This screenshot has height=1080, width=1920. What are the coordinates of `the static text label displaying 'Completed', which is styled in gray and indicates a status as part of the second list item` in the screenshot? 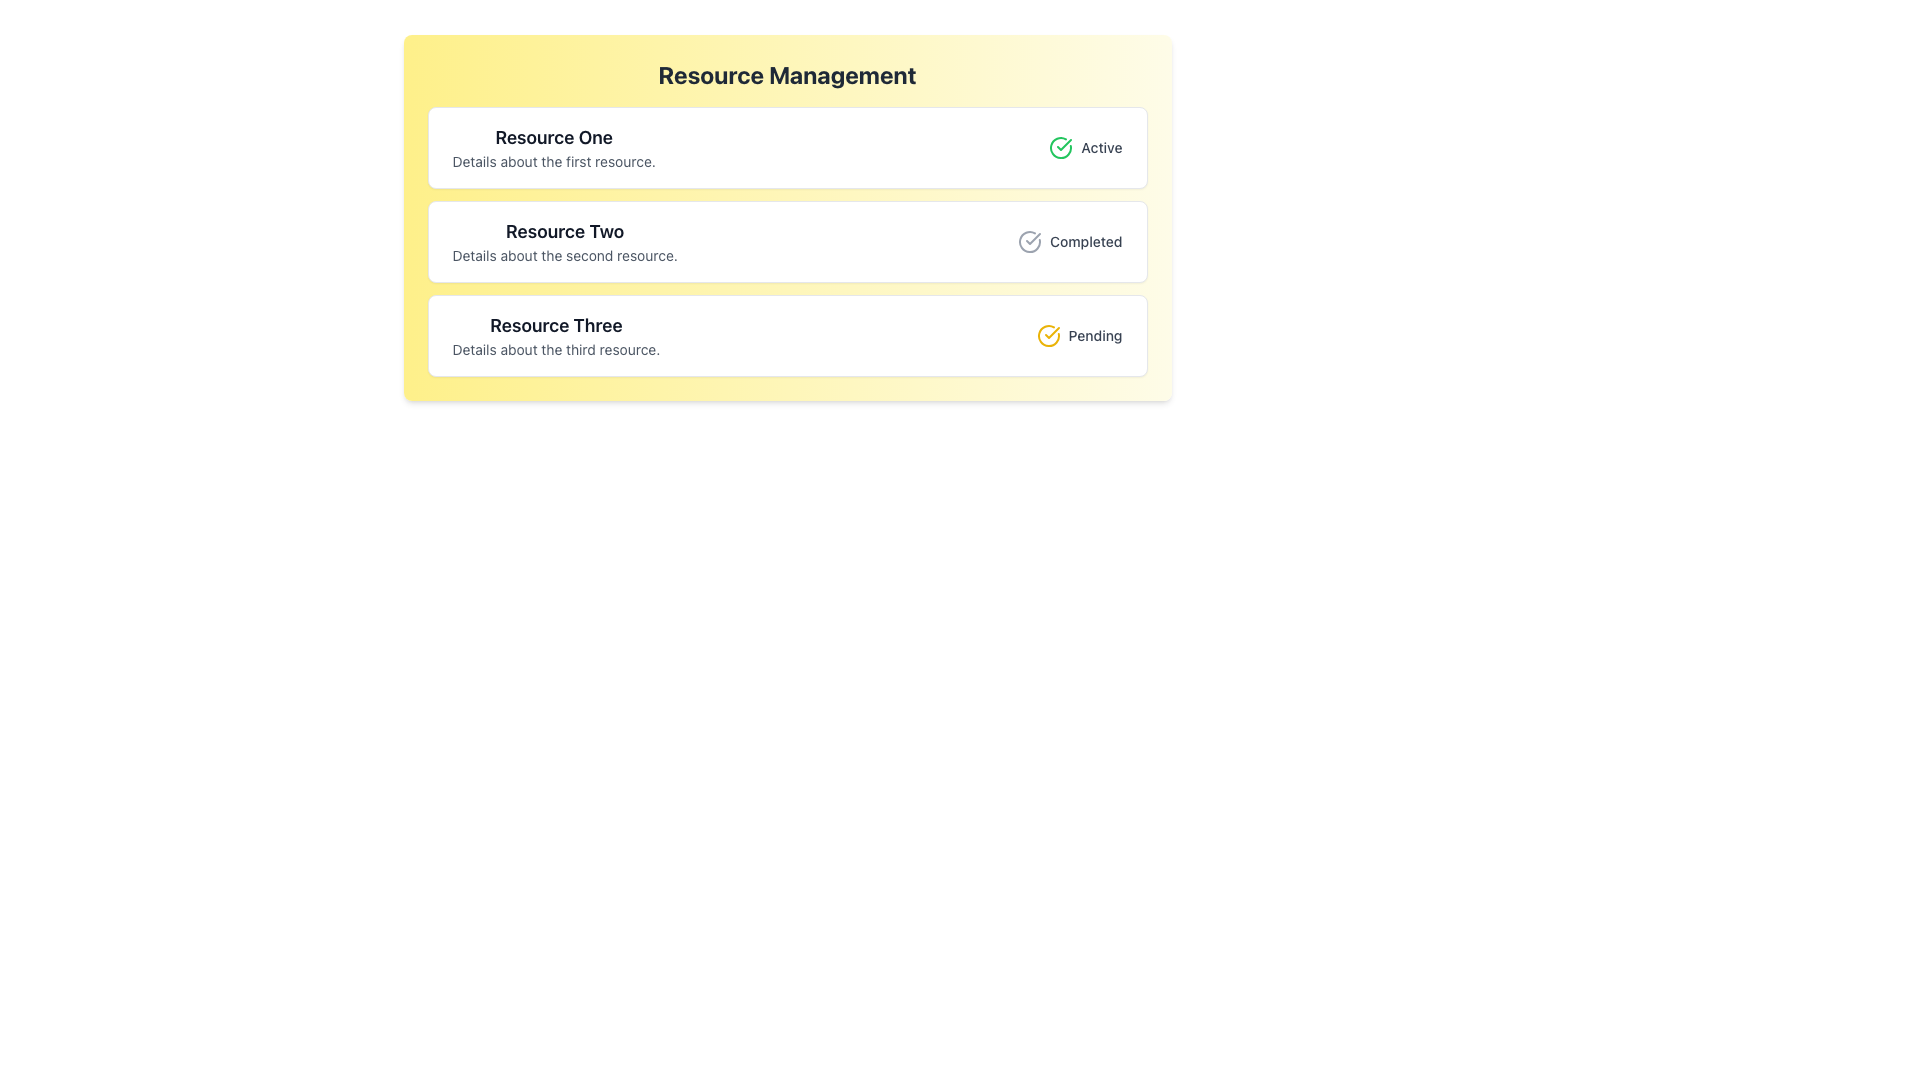 It's located at (1085, 241).